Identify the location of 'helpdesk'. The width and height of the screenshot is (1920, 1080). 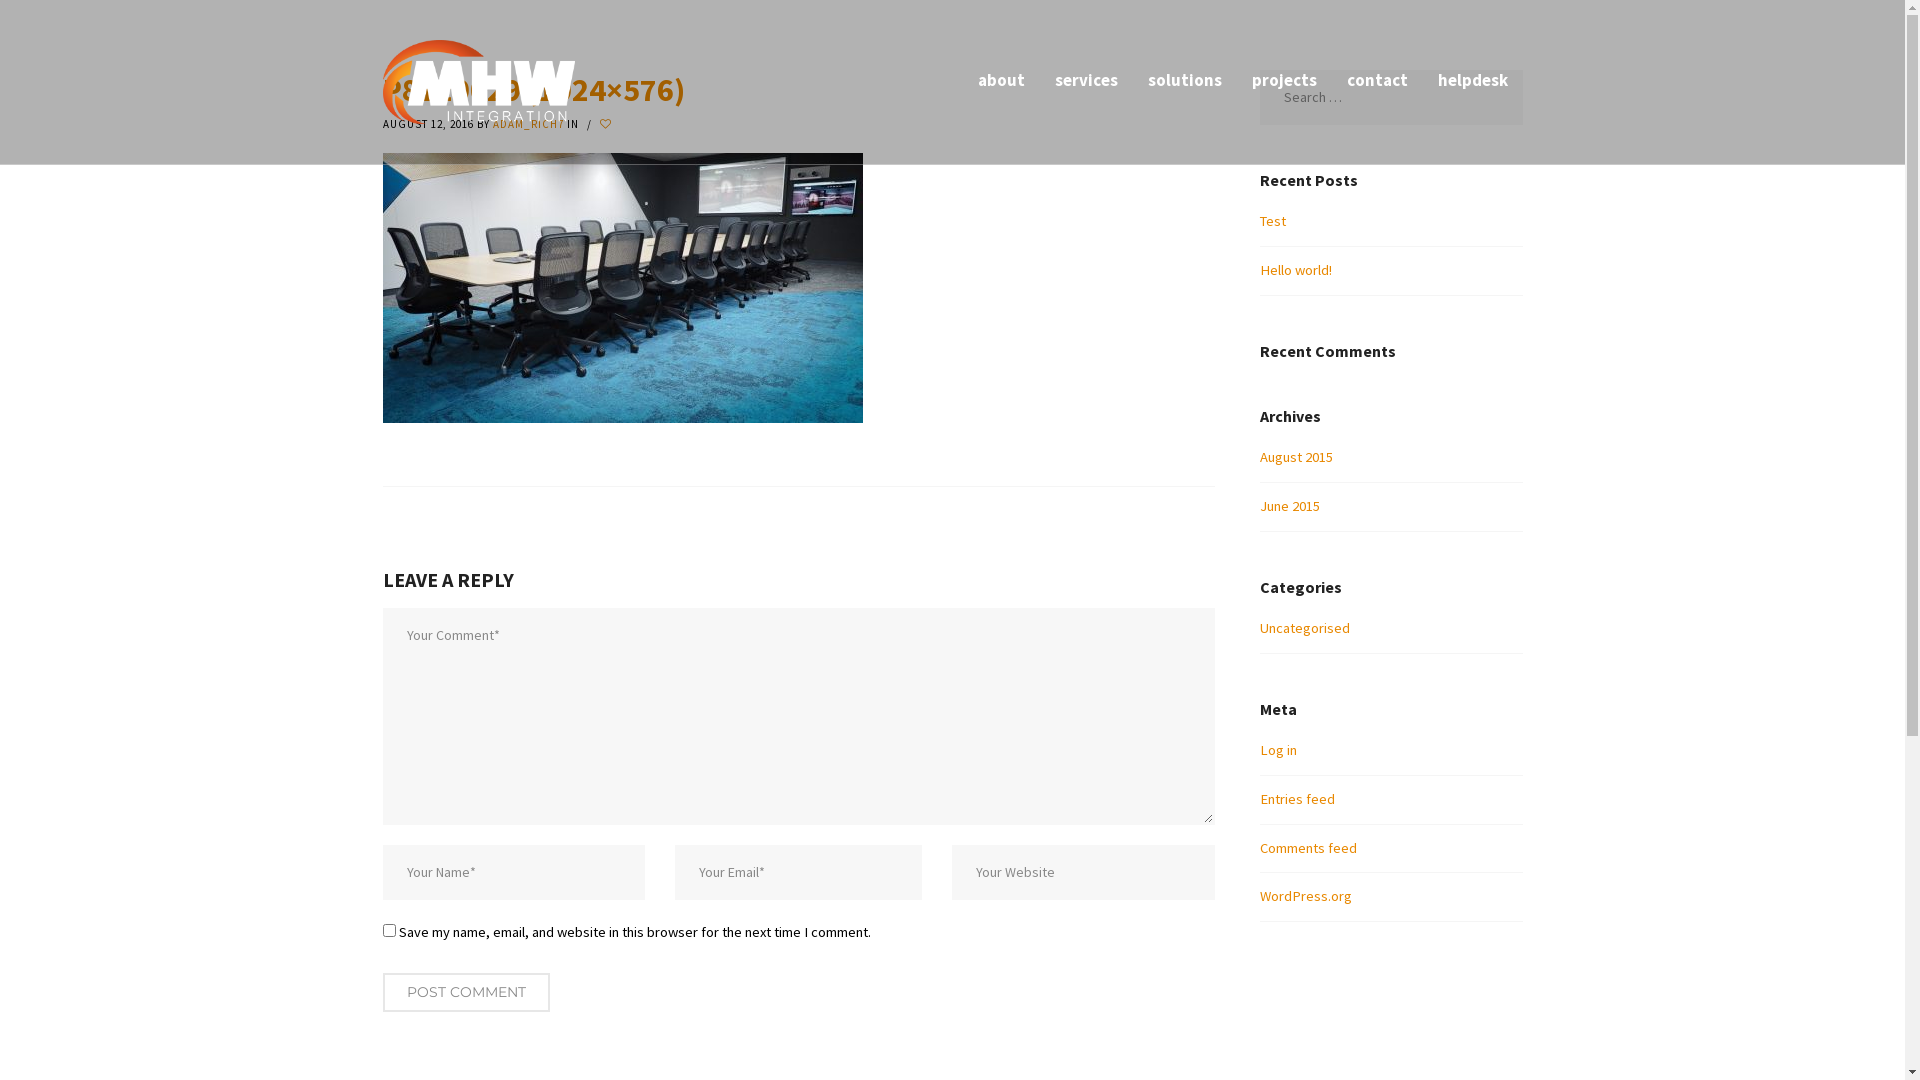
(1420, 80).